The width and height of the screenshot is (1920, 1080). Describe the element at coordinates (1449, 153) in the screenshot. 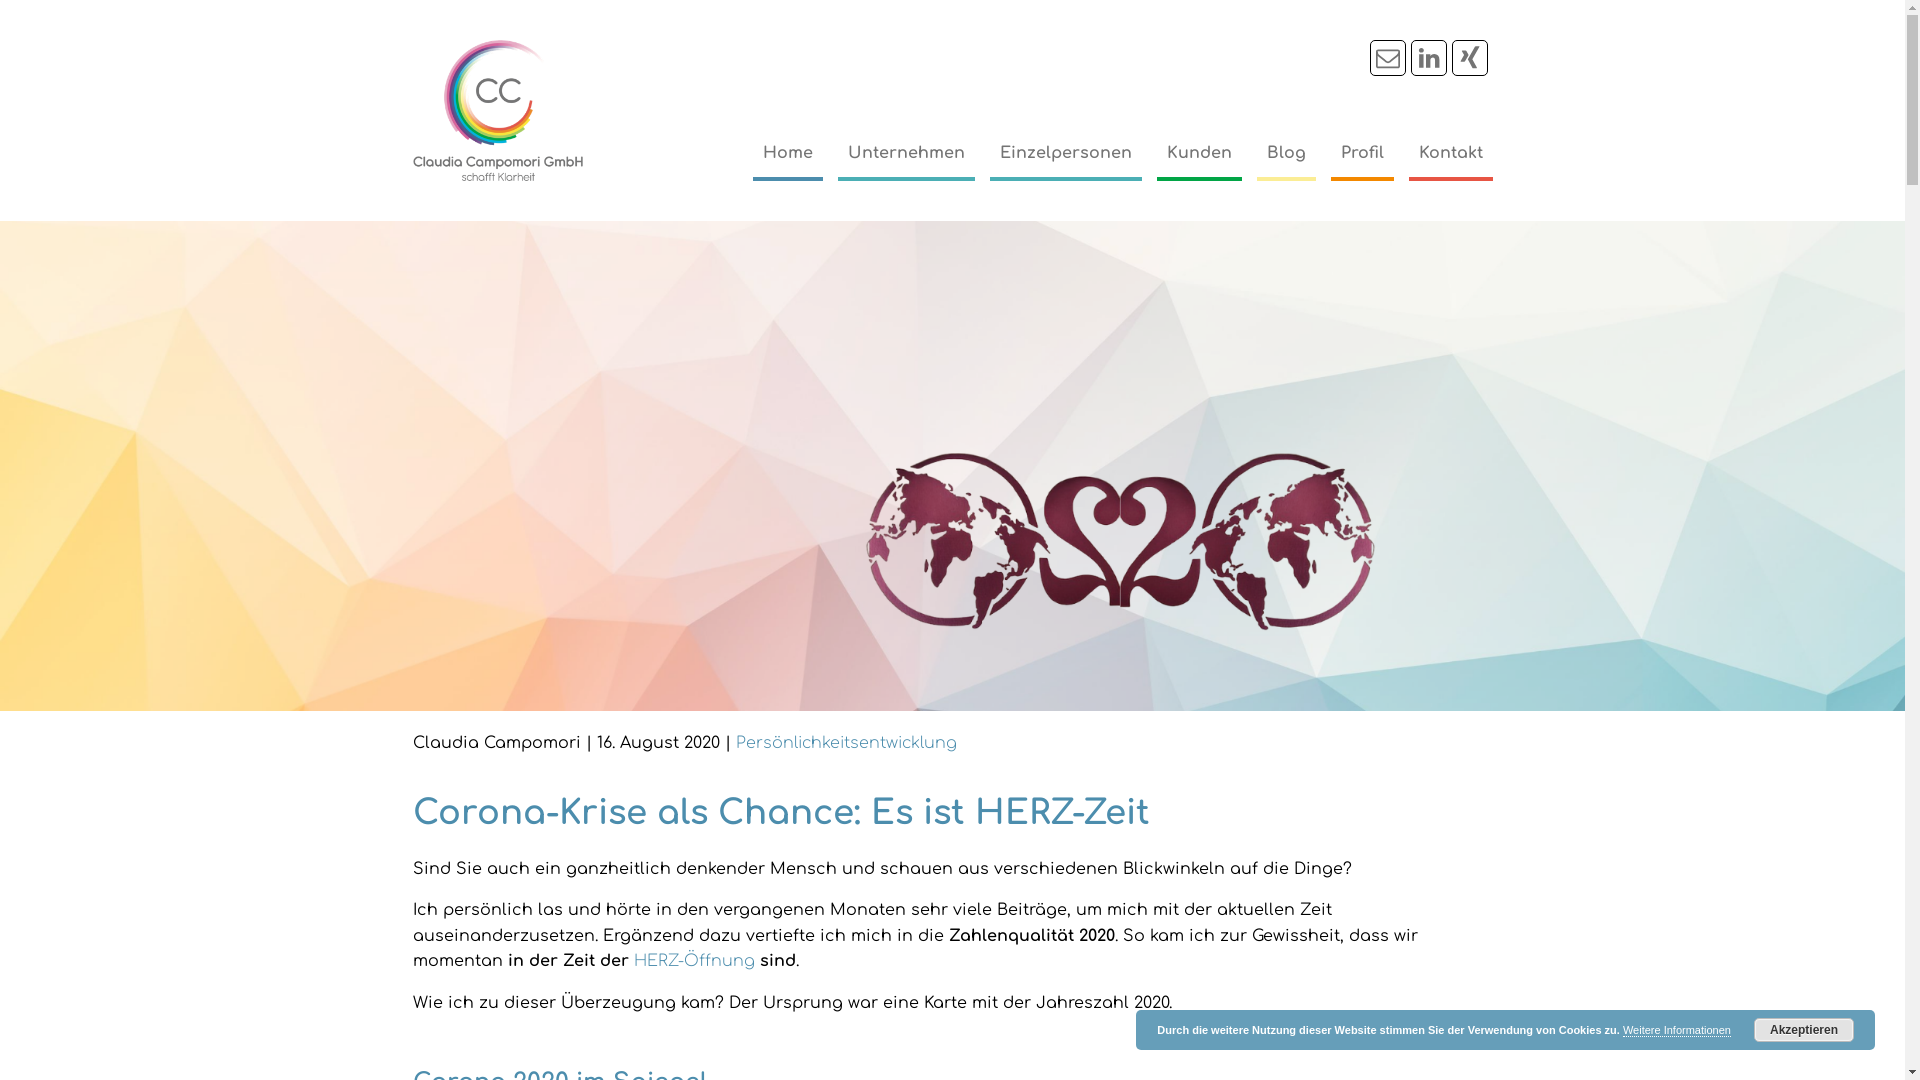

I see `'Kontakt'` at that location.